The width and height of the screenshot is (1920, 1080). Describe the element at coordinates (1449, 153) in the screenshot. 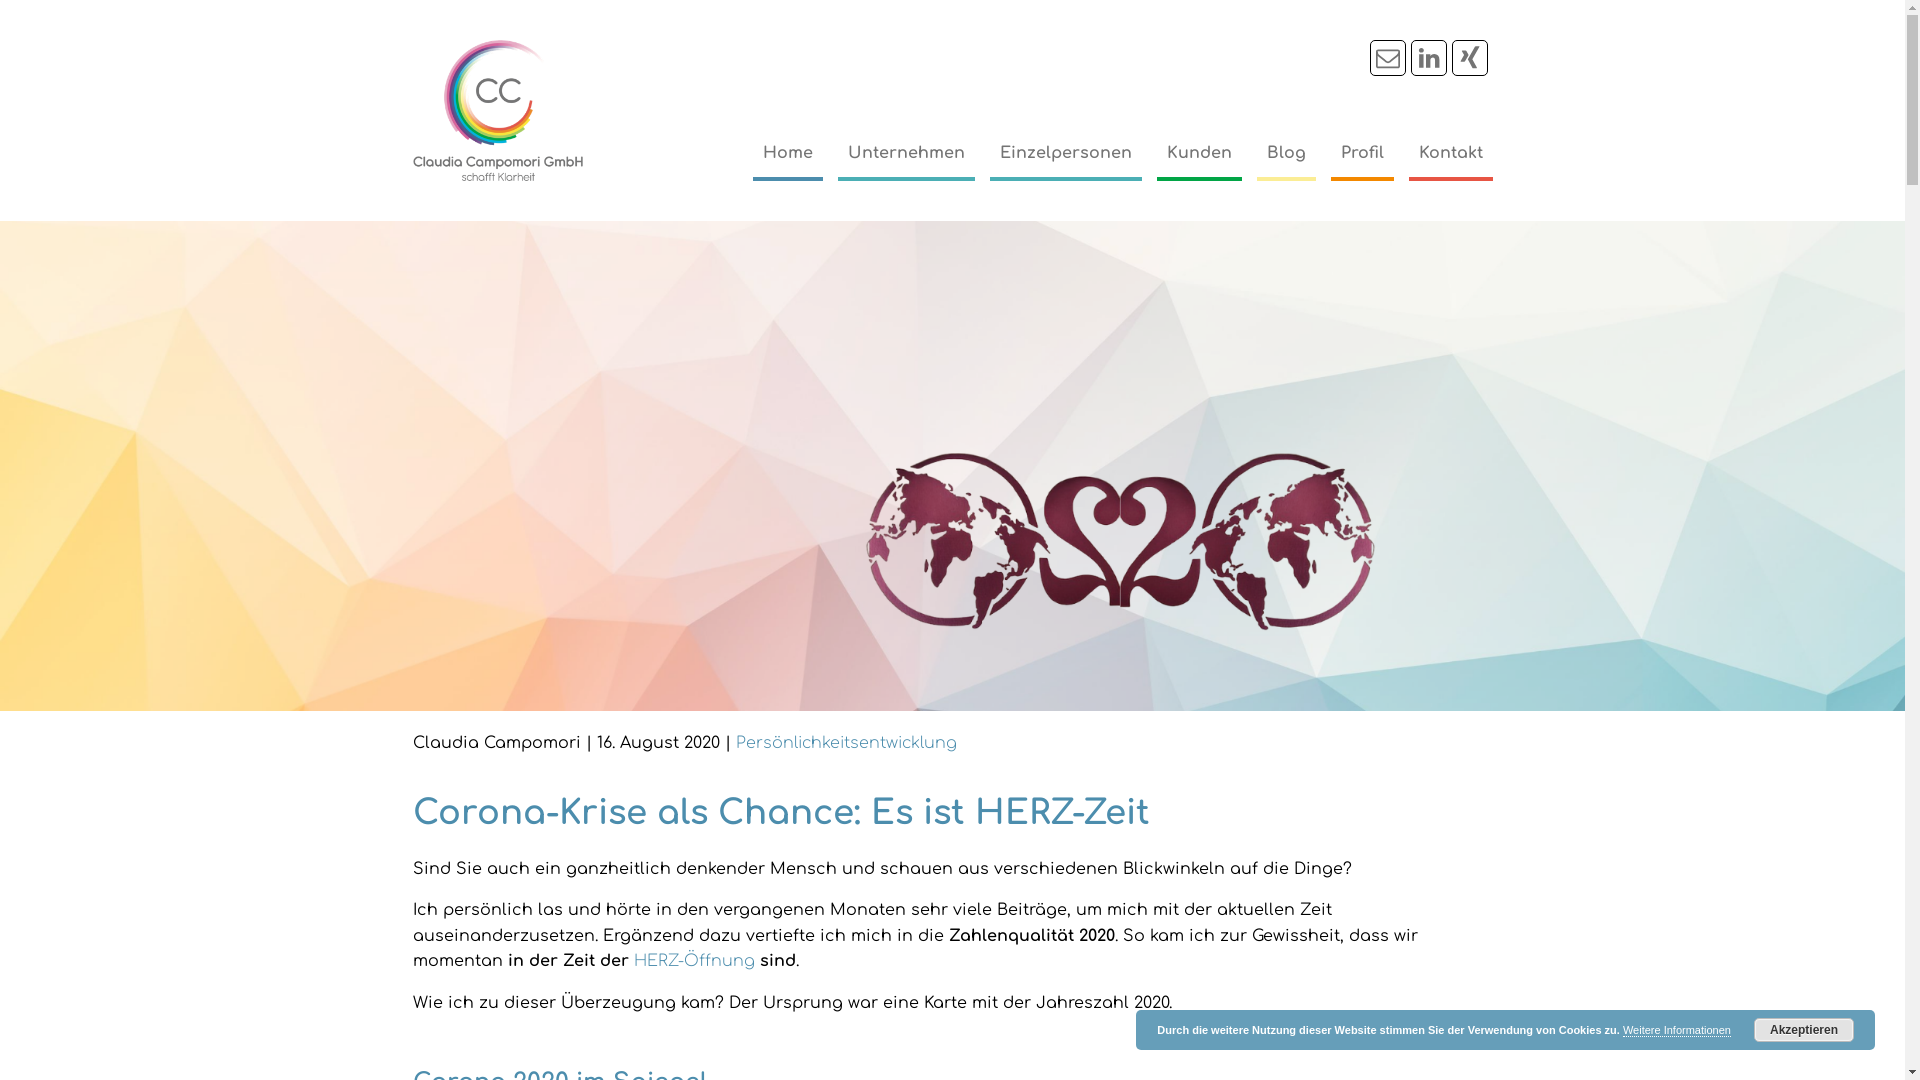

I see `'Kontakt'` at that location.